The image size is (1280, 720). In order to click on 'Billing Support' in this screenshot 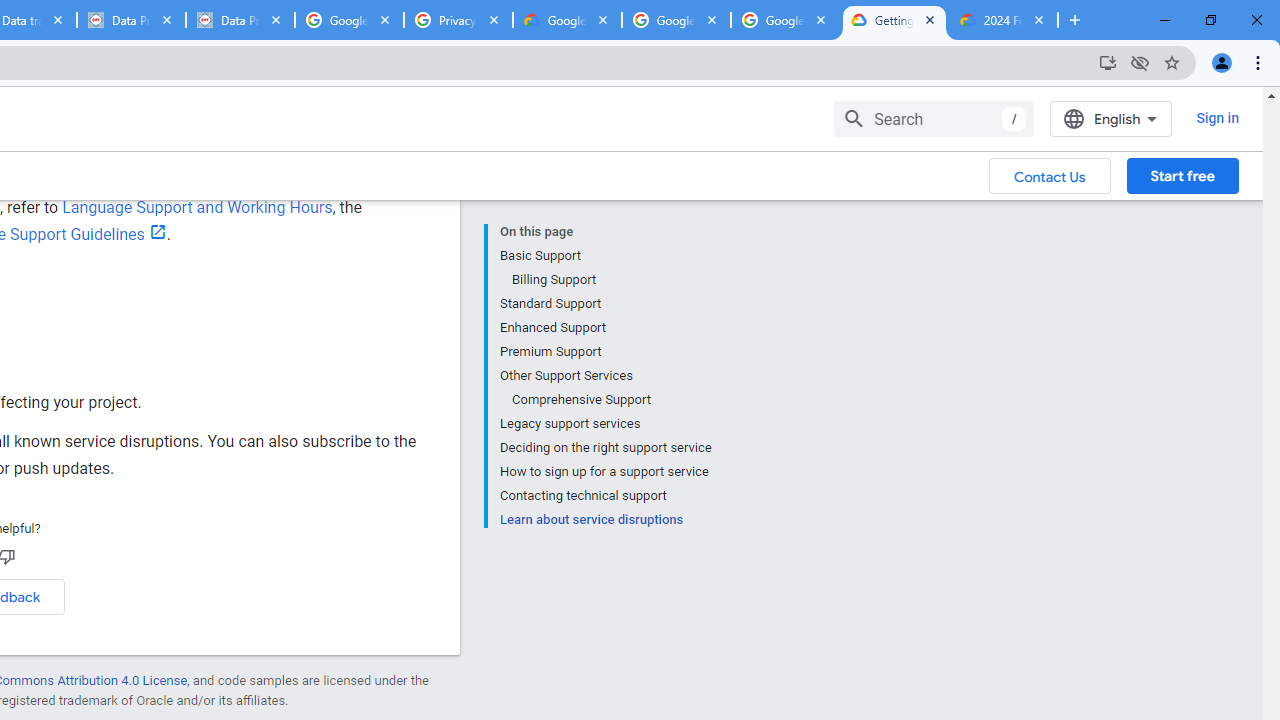, I will do `click(610, 280)`.